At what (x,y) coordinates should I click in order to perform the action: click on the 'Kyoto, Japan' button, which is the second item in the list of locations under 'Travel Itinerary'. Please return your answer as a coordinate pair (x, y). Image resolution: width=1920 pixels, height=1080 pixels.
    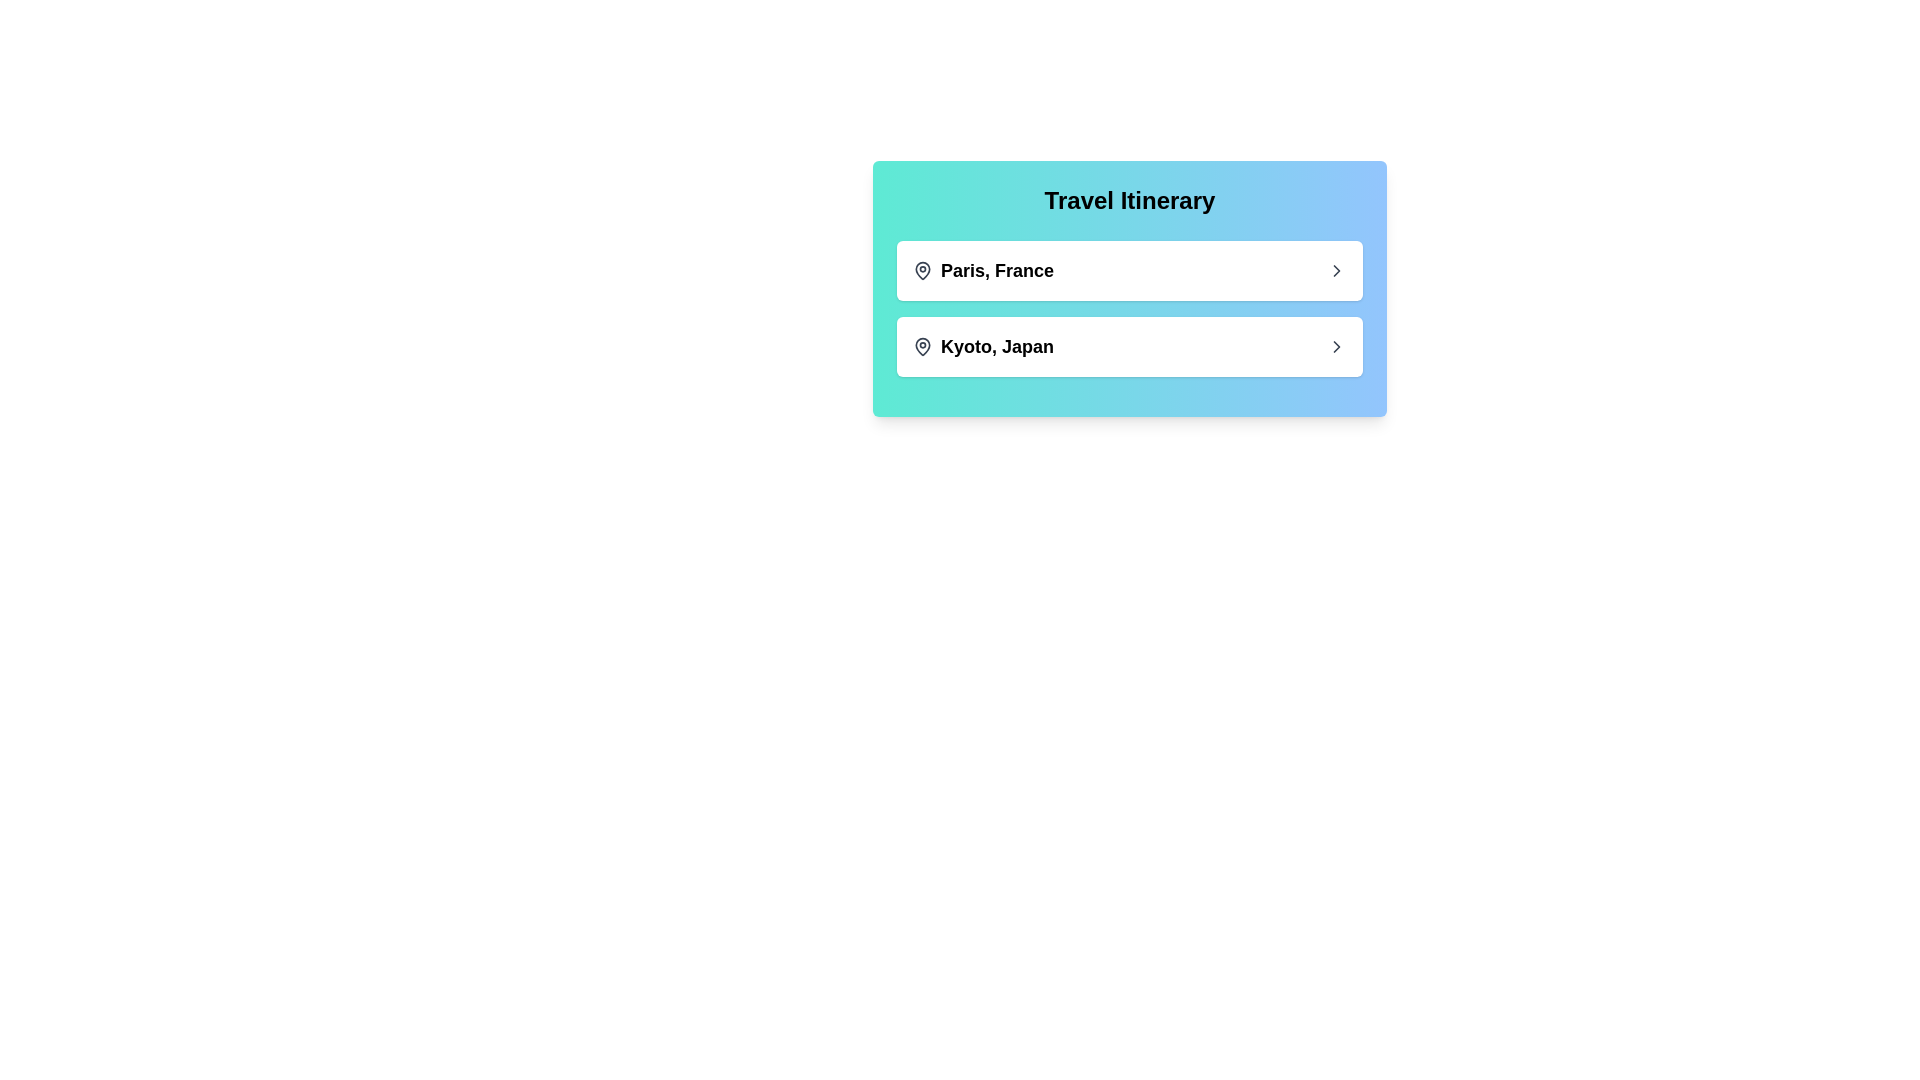
    Looking at the image, I should click on (1129, 346).